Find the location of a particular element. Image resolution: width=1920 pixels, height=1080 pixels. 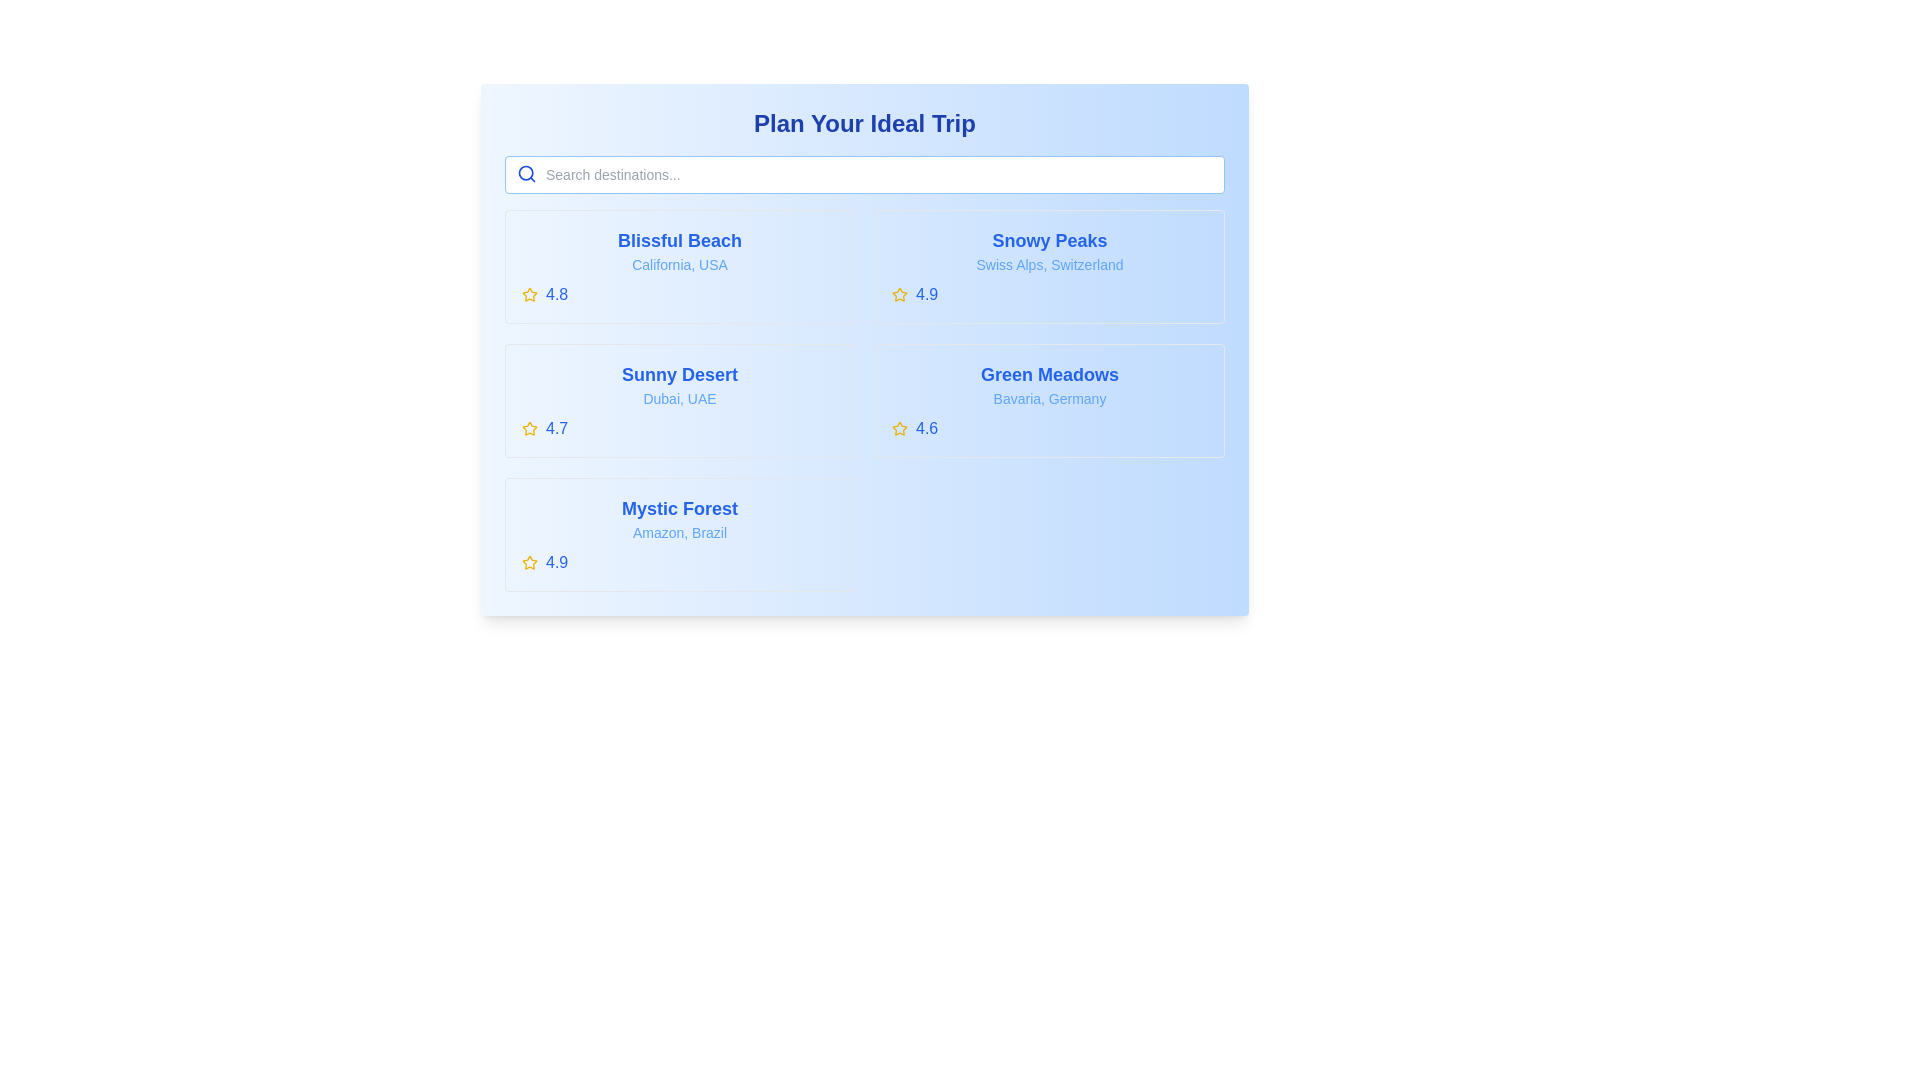

the text label displaying 'Green Meadows' which is positioned at the top of its bordered card is located at coordinates (1049, 374).